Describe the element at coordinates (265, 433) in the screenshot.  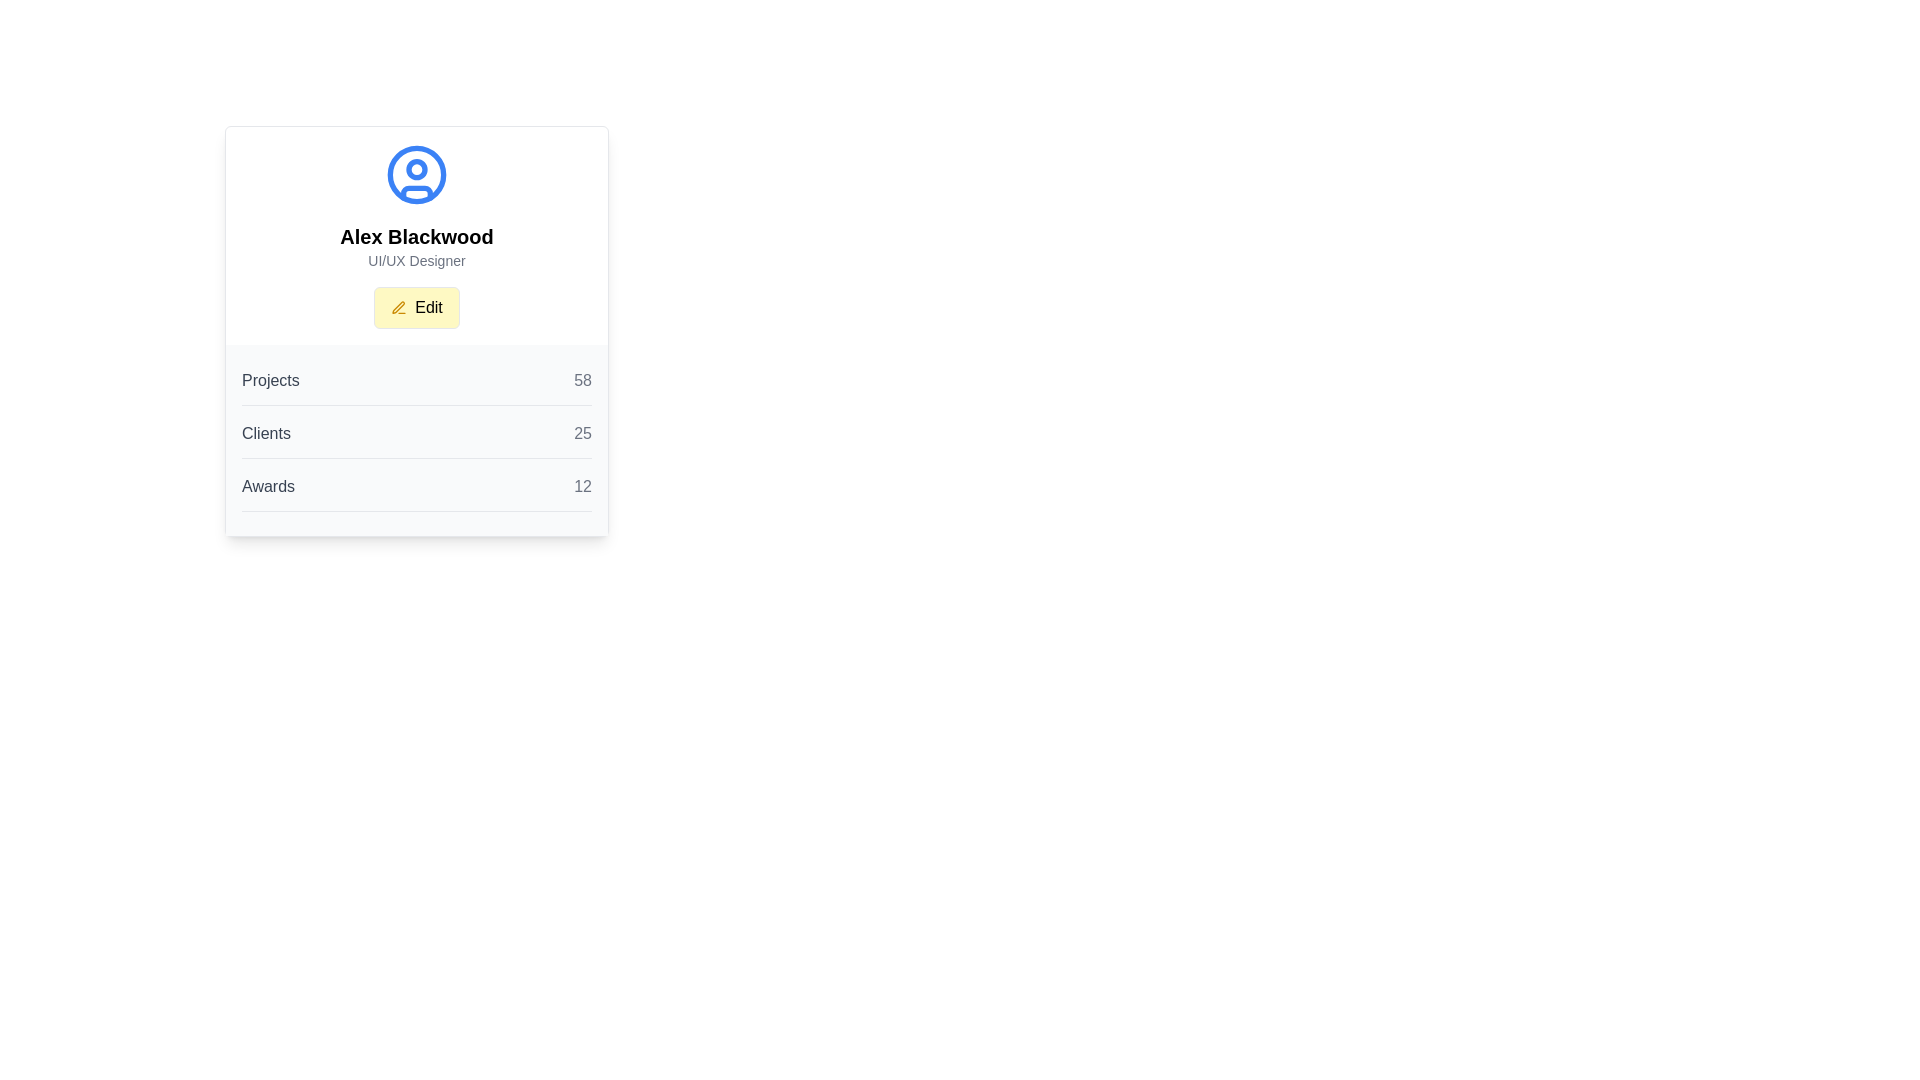
I see `the 'Clients' text label that describes the associated numeric value '25', indicating the number of clients related to the user` at that location.